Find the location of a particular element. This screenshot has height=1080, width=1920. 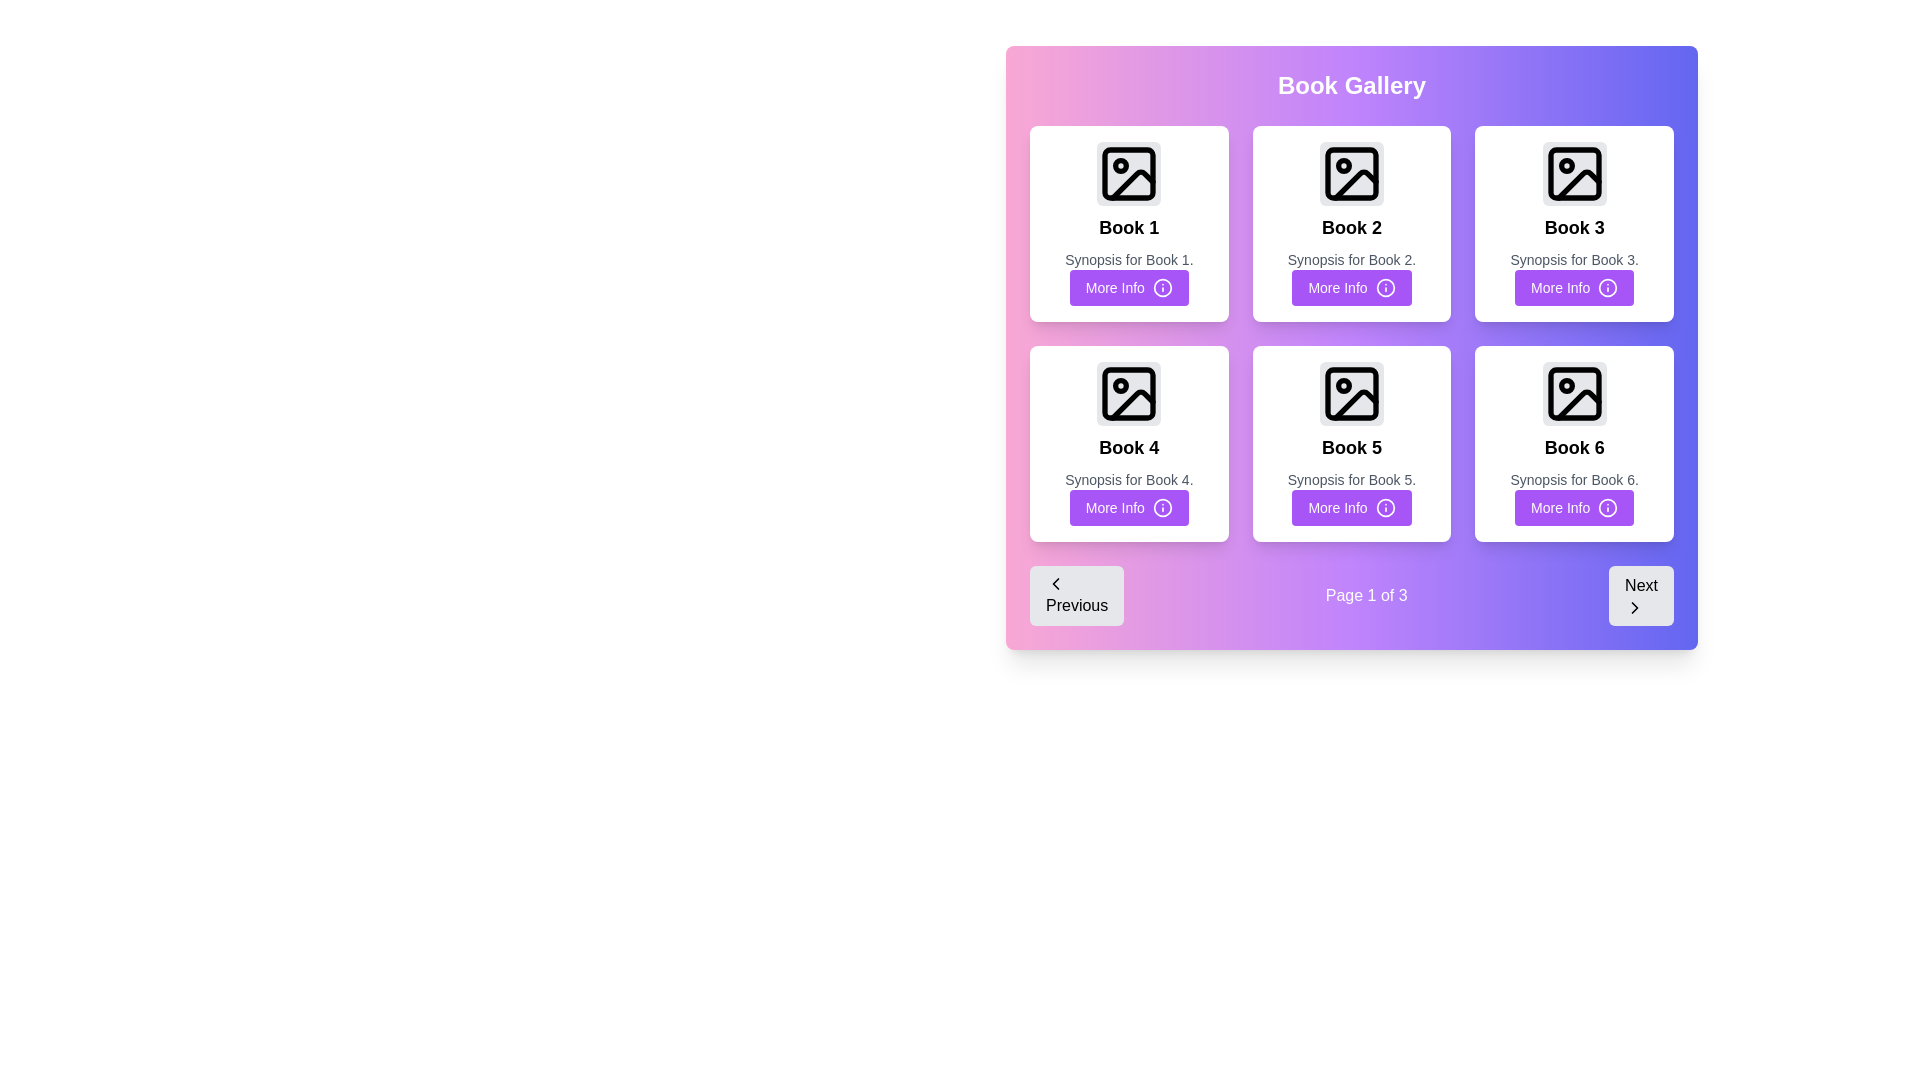

the Circular SVG element located adjacent to the 'More Info' button for Book 4 in the book gallery grid is located at coordinates (1162, 507).